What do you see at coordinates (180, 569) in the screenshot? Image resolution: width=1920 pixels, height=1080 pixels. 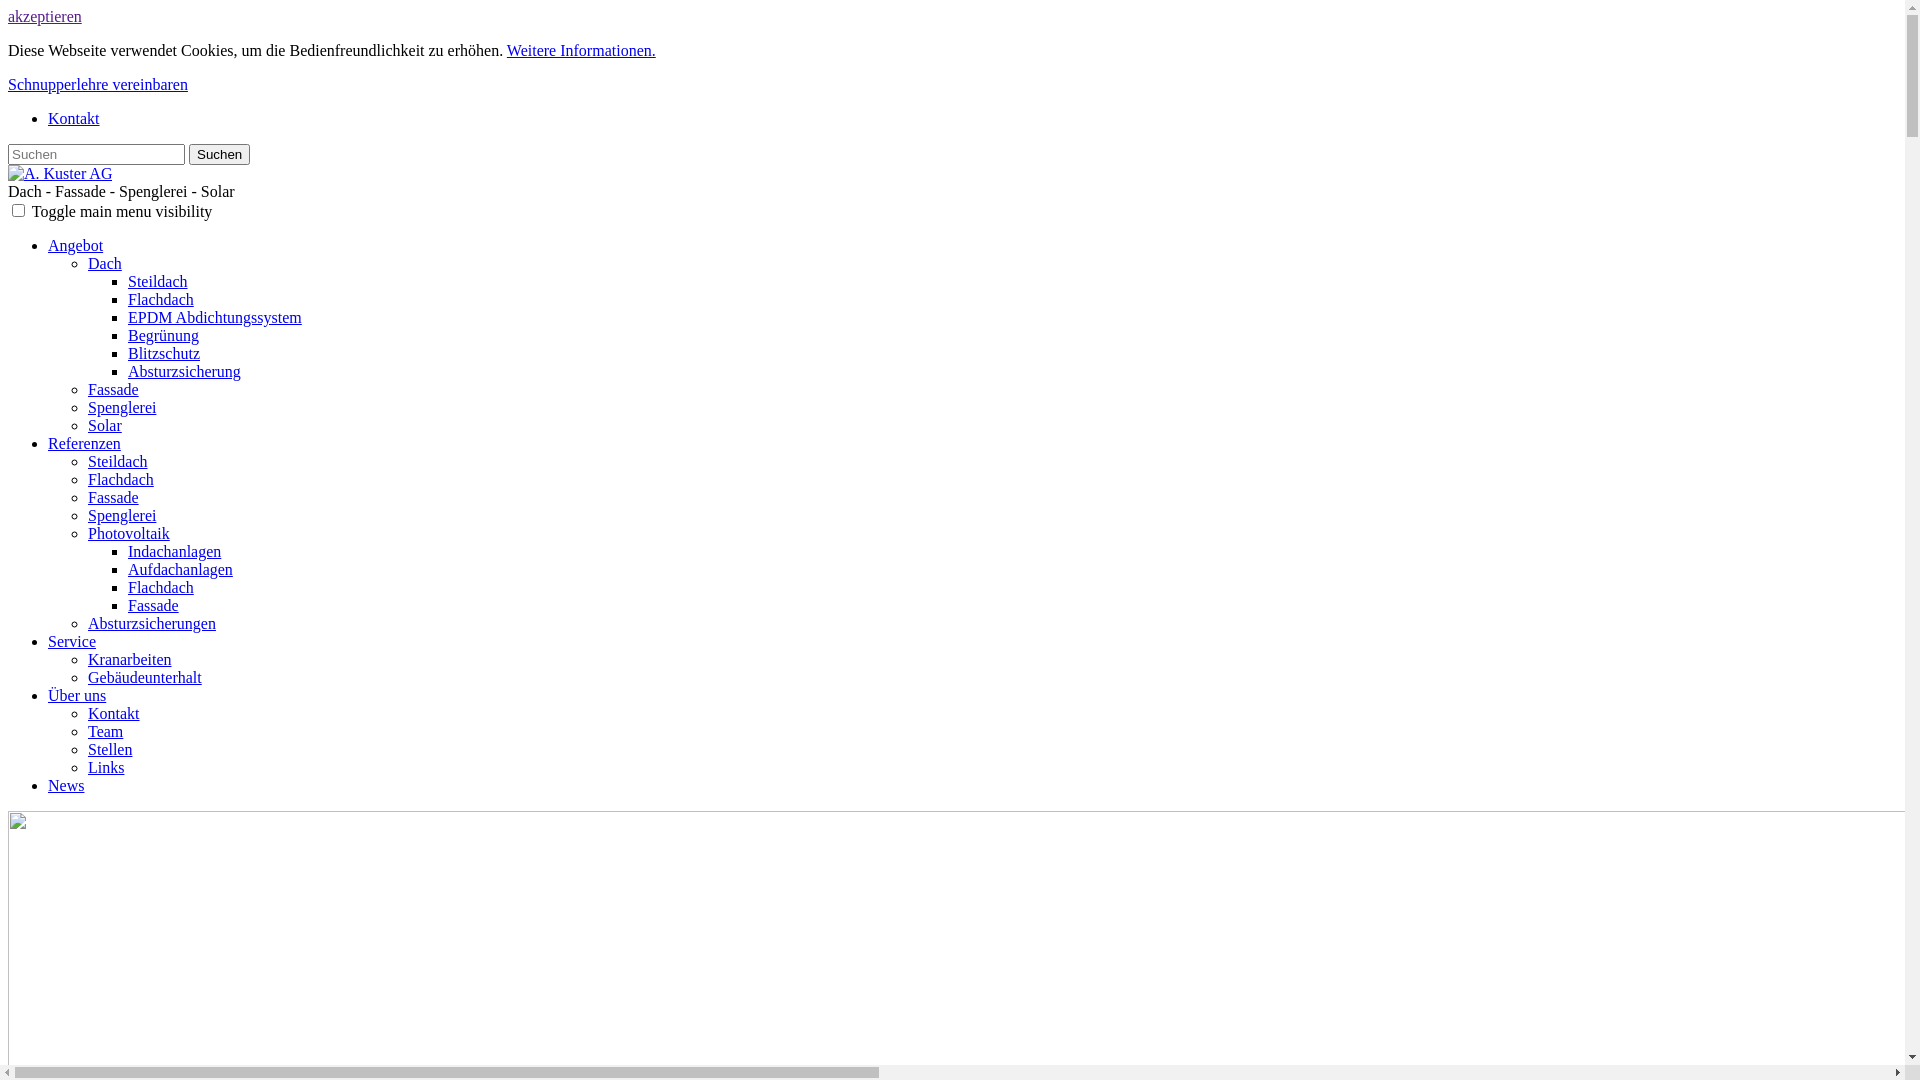 I see `'Aufdachanlagen'` at bounding box center [180, 569].